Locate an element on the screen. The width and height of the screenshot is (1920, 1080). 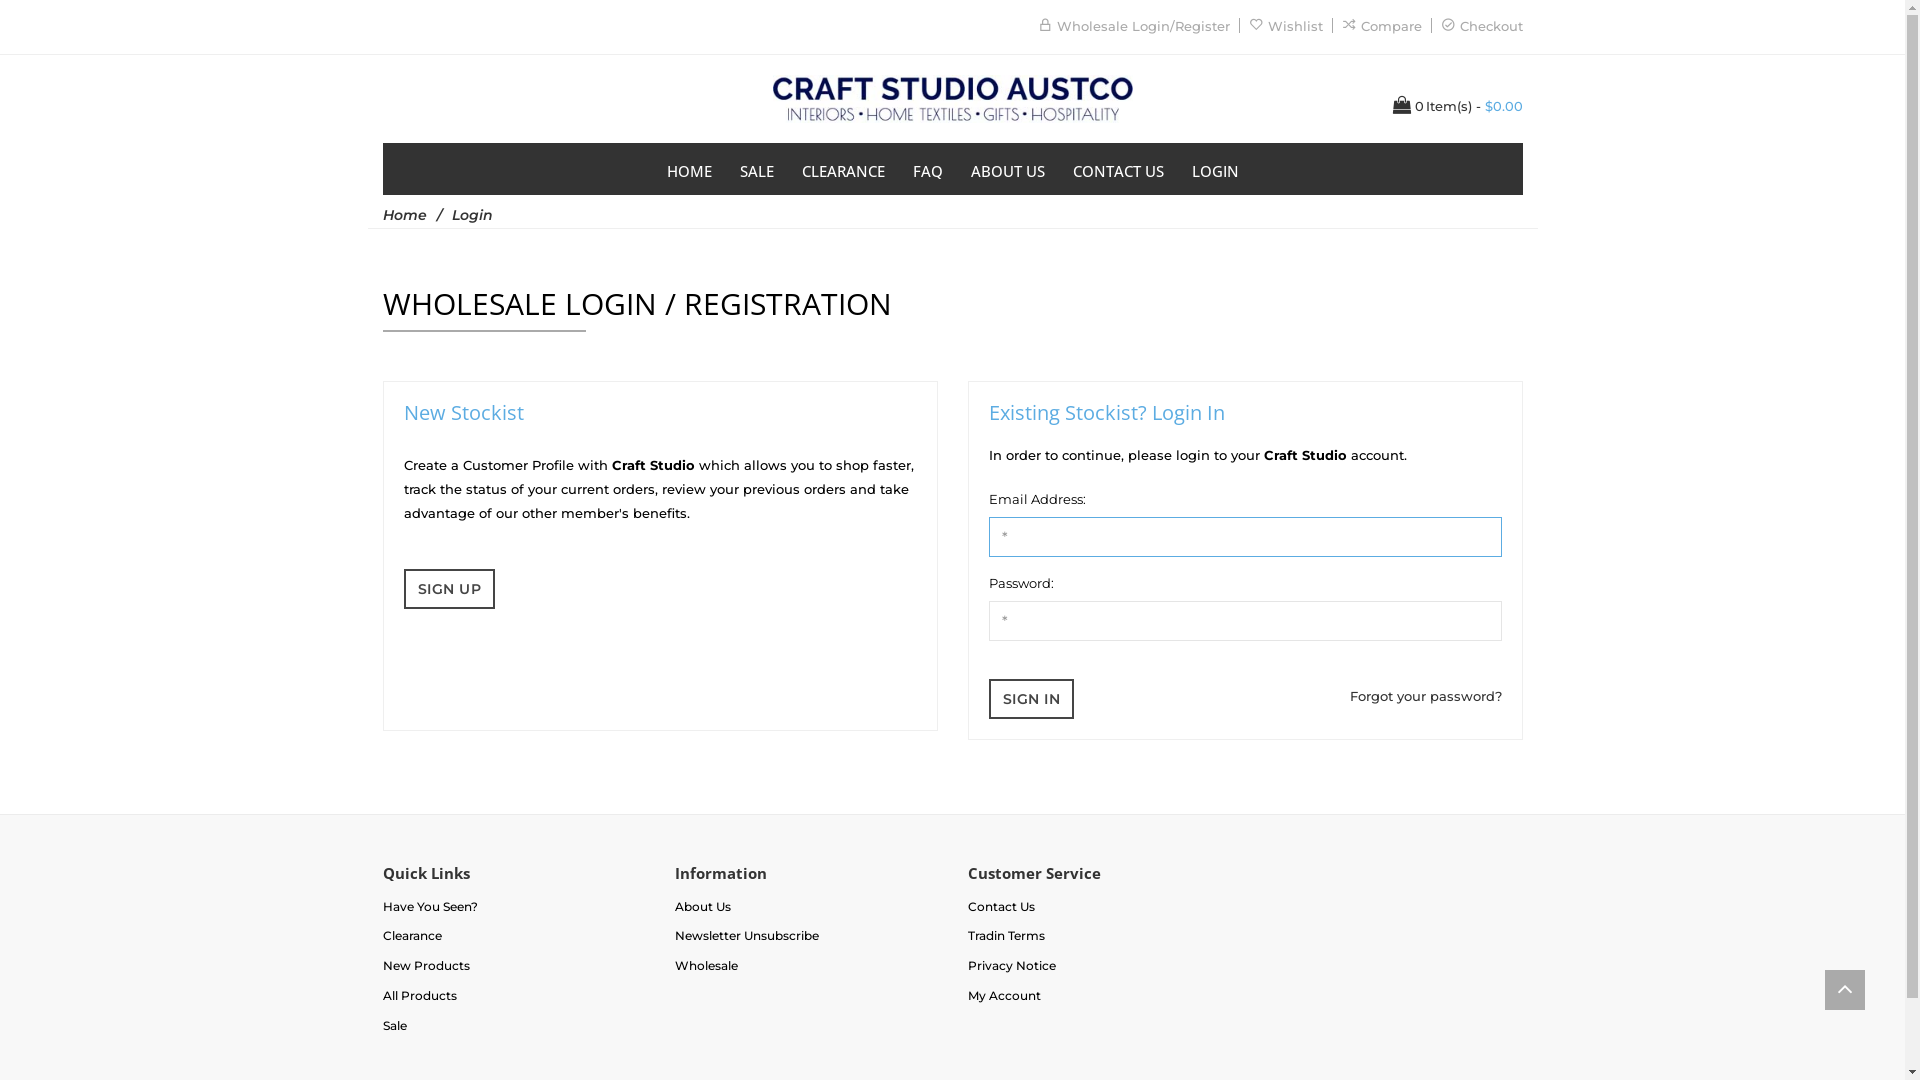
'Checkout' is located at coordinates (1491, 26).